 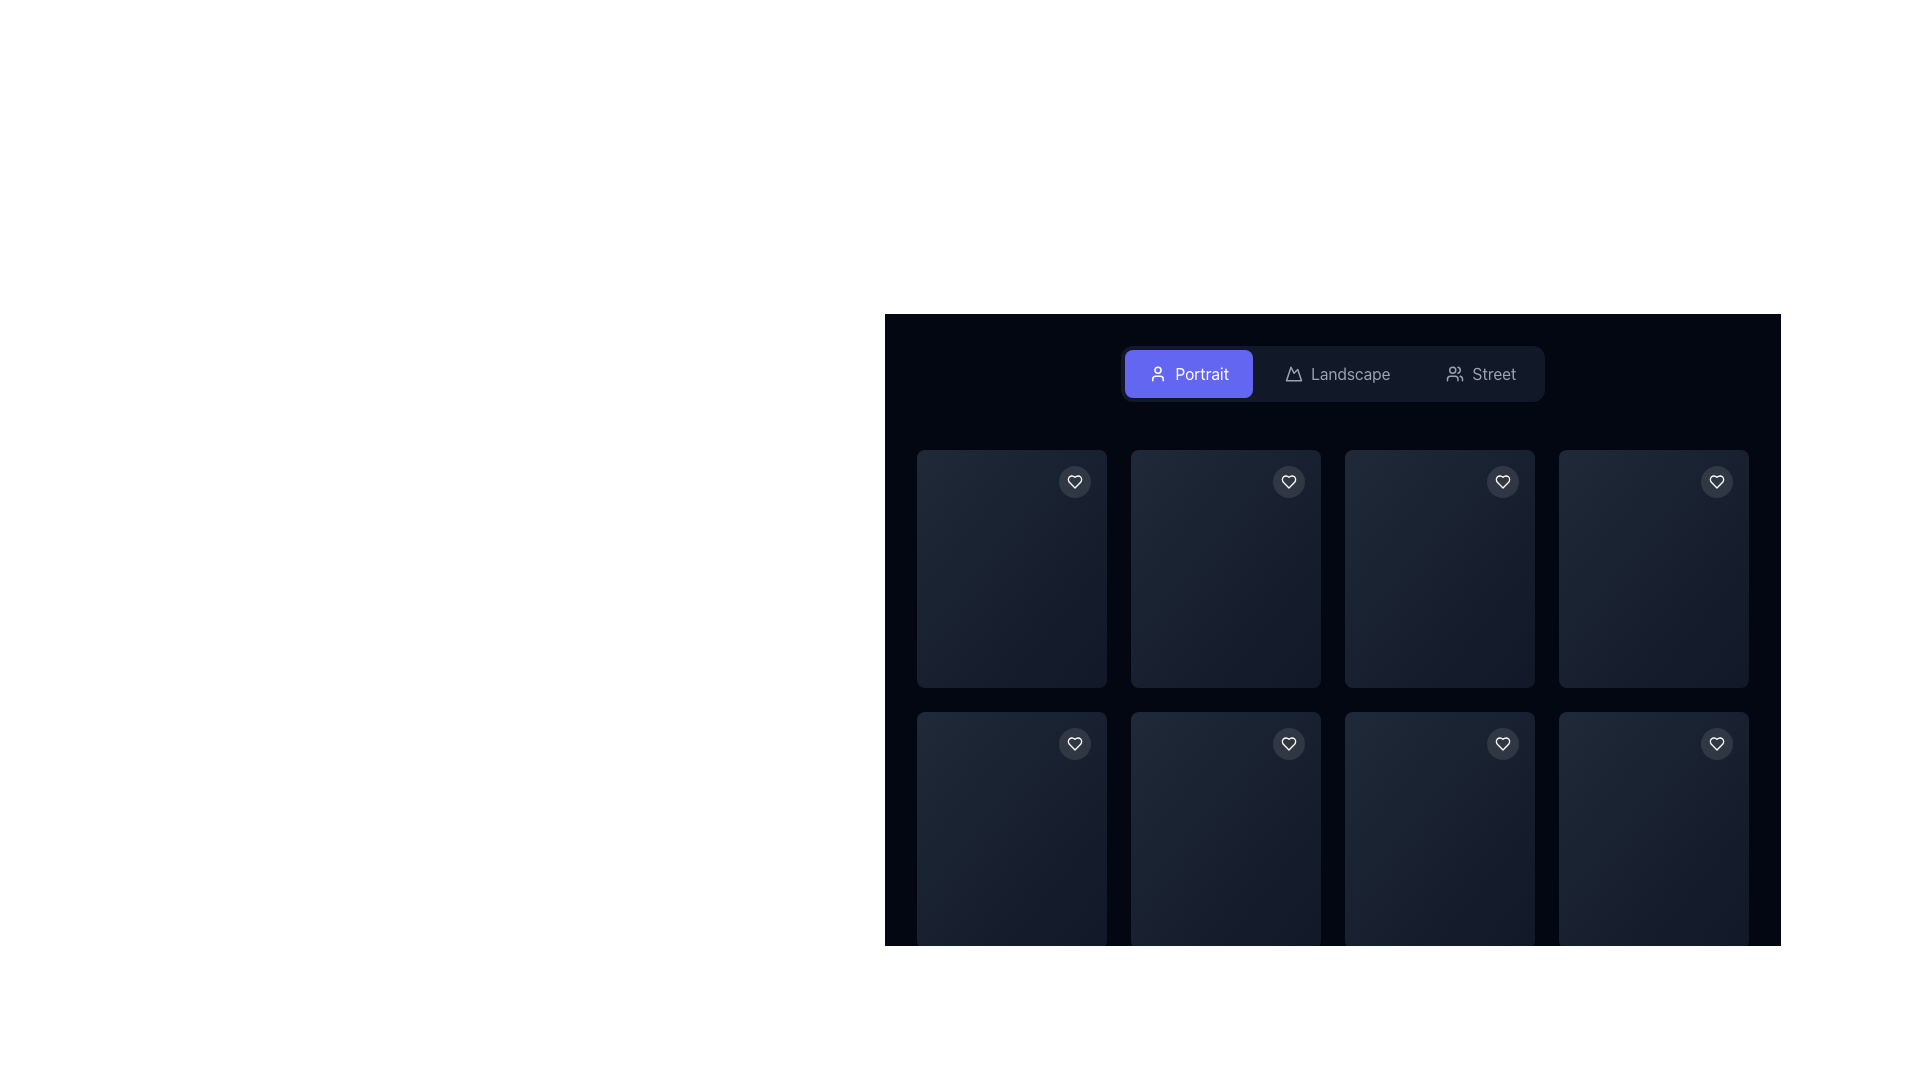 I want to click on the circular button with a white heart icon located in the top-right corner of the card, so click(x=1716, y=482).